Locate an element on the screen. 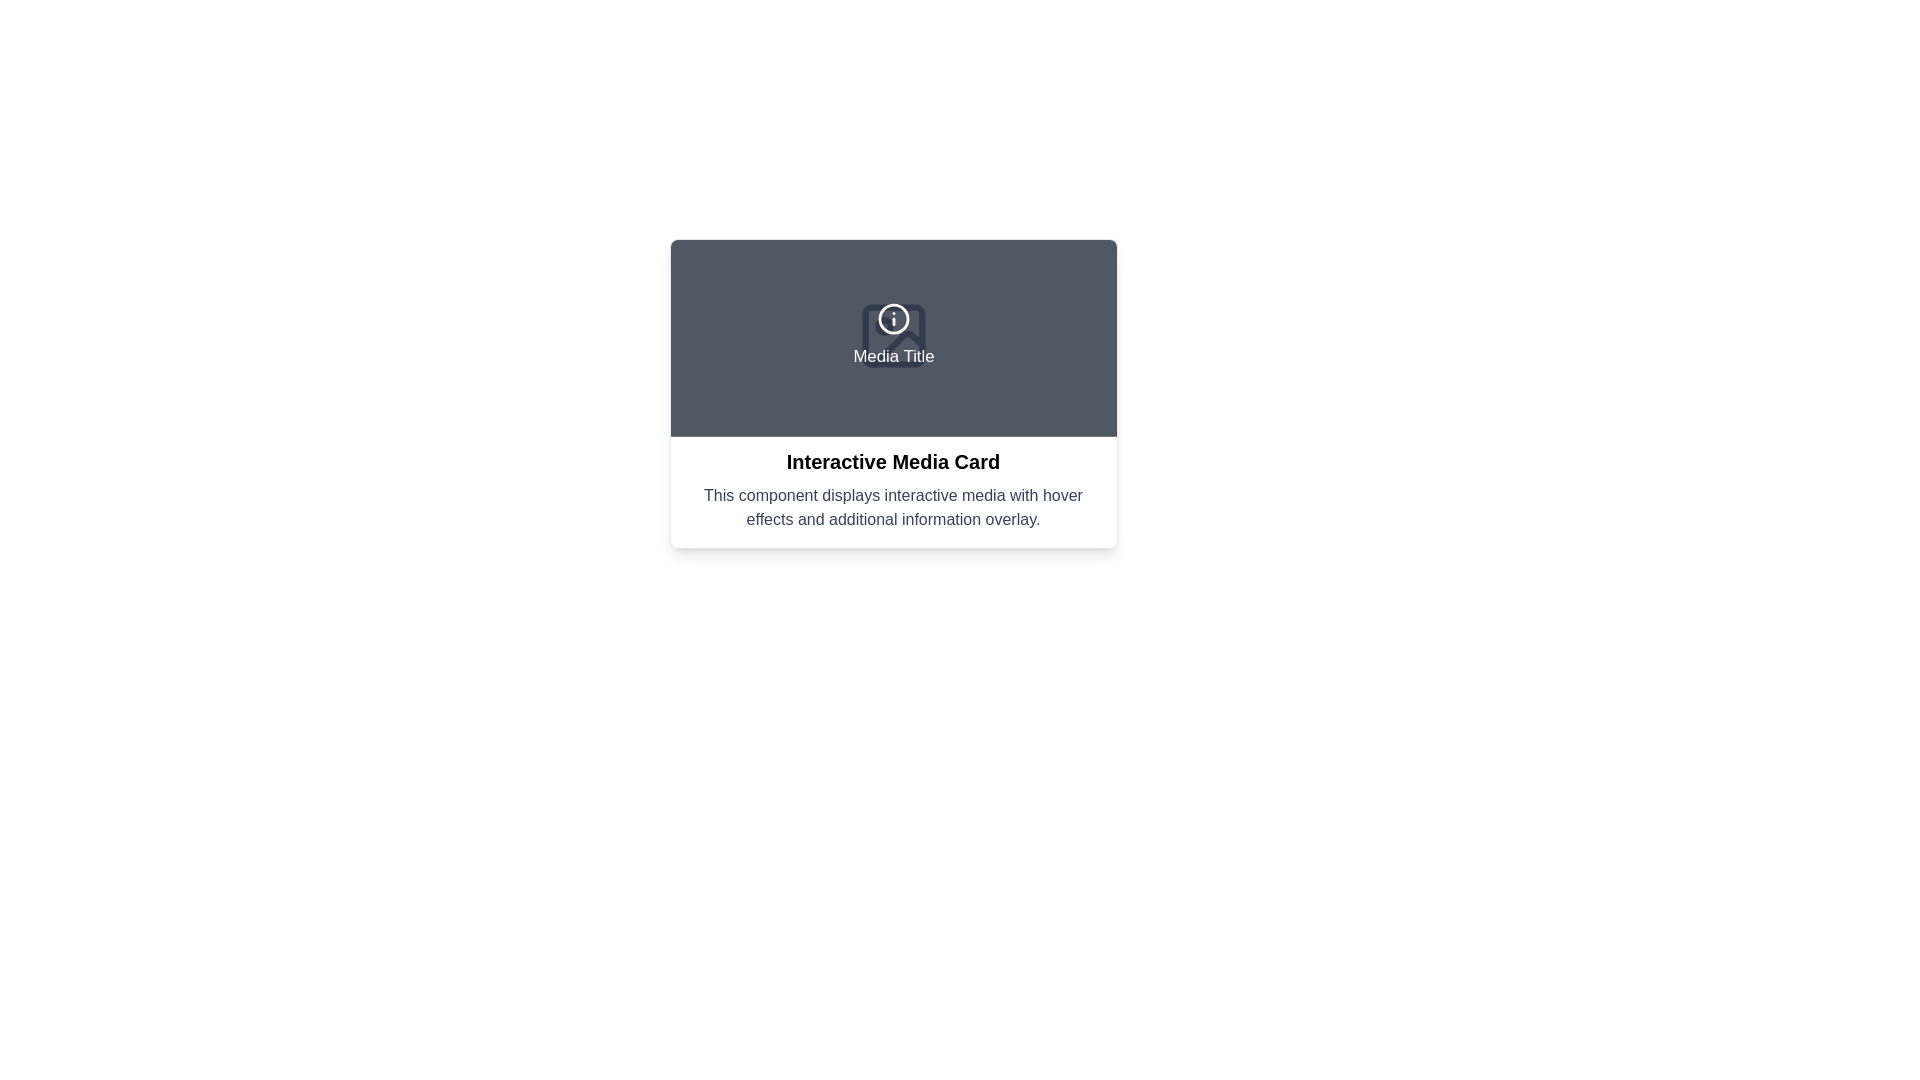 Image resolution: width=1920 pixels, height=1080 pixels. text of the Interactive Media Card, which features a dark background with an icon and the title 'Media Title' at the top and a white background with the bold title 'Interactive Media Card' at the bottom is located at coordinates (892, 393).